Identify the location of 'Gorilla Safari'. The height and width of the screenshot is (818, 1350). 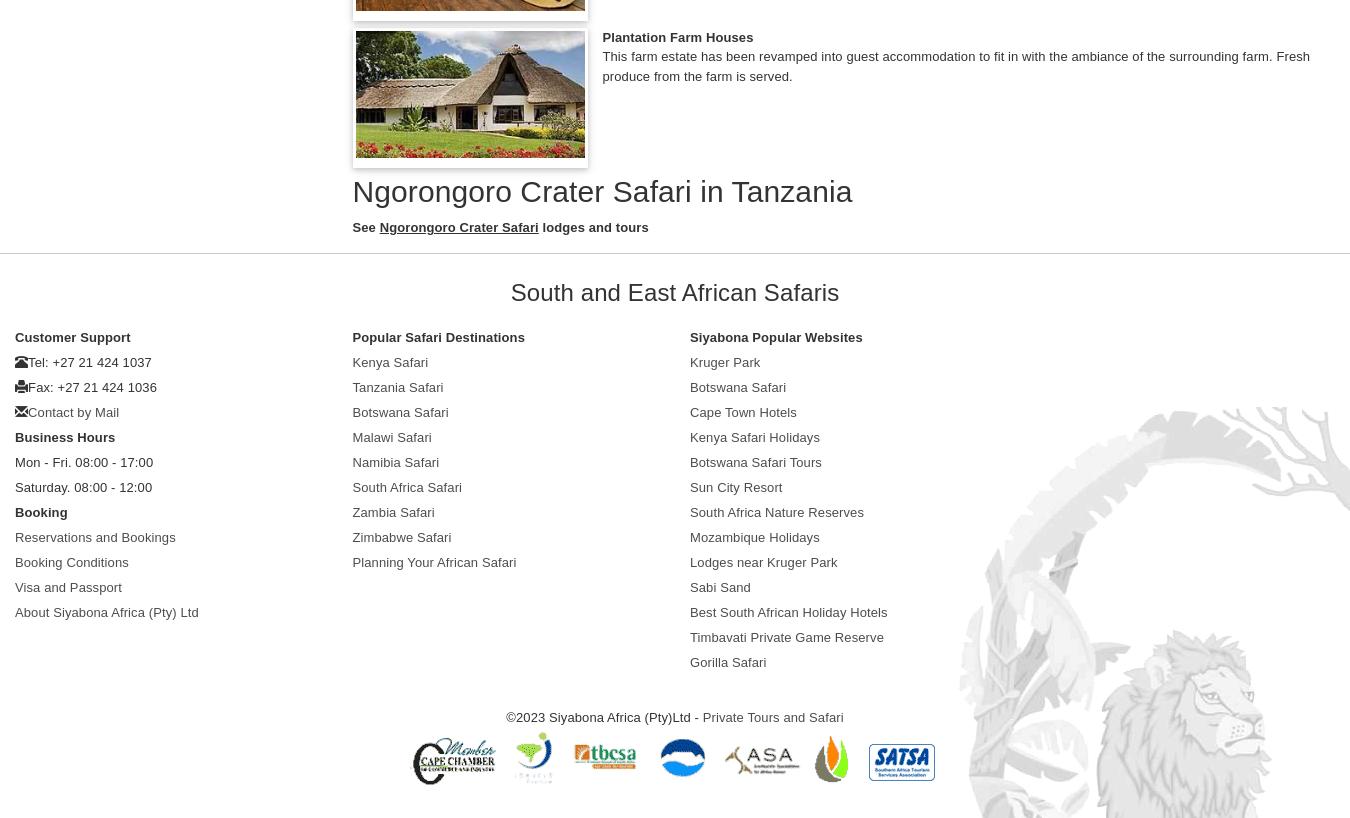
(688, 662).